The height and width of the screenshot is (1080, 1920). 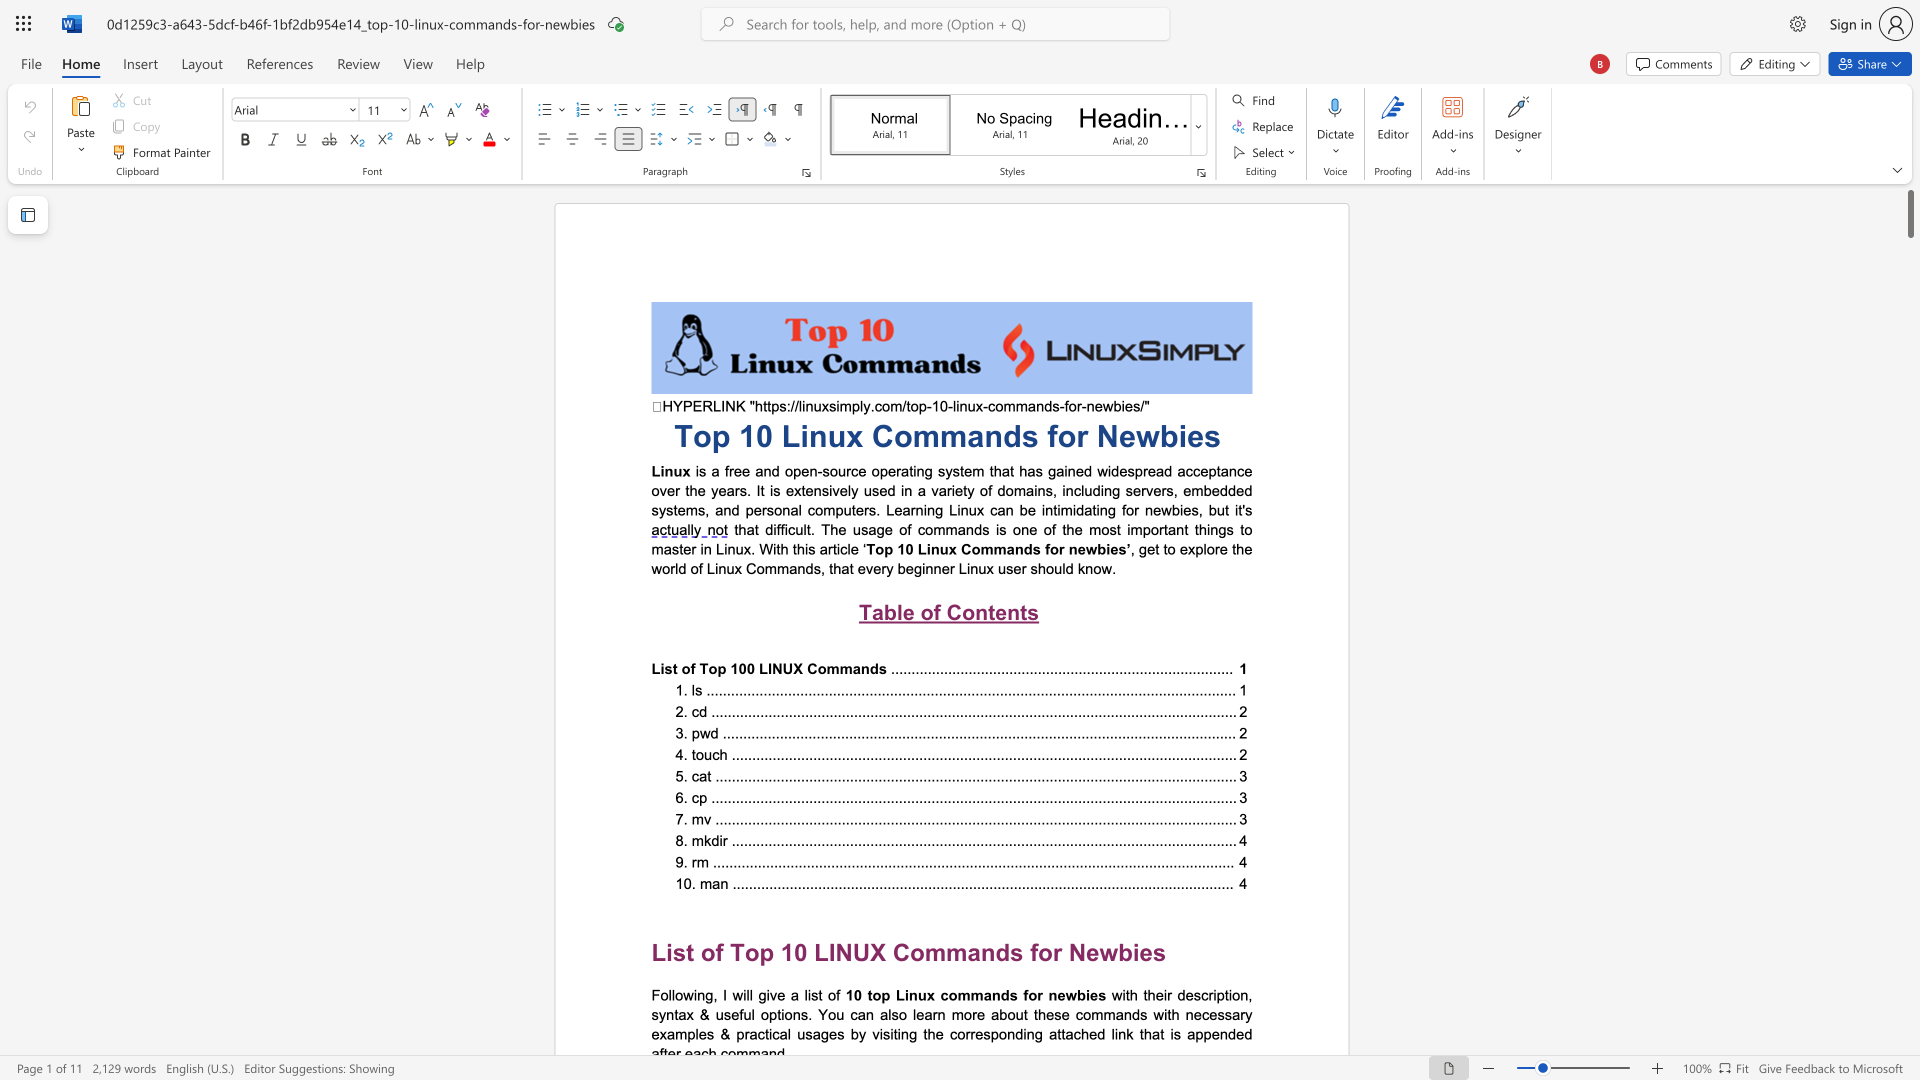 What do you see at coordinates (1108, 528) in the screenshot?
I see `the subset text "st im" within the text "is one of the most important things to master in Linux. With this article ‘"` at bounding box center [1108, 528].